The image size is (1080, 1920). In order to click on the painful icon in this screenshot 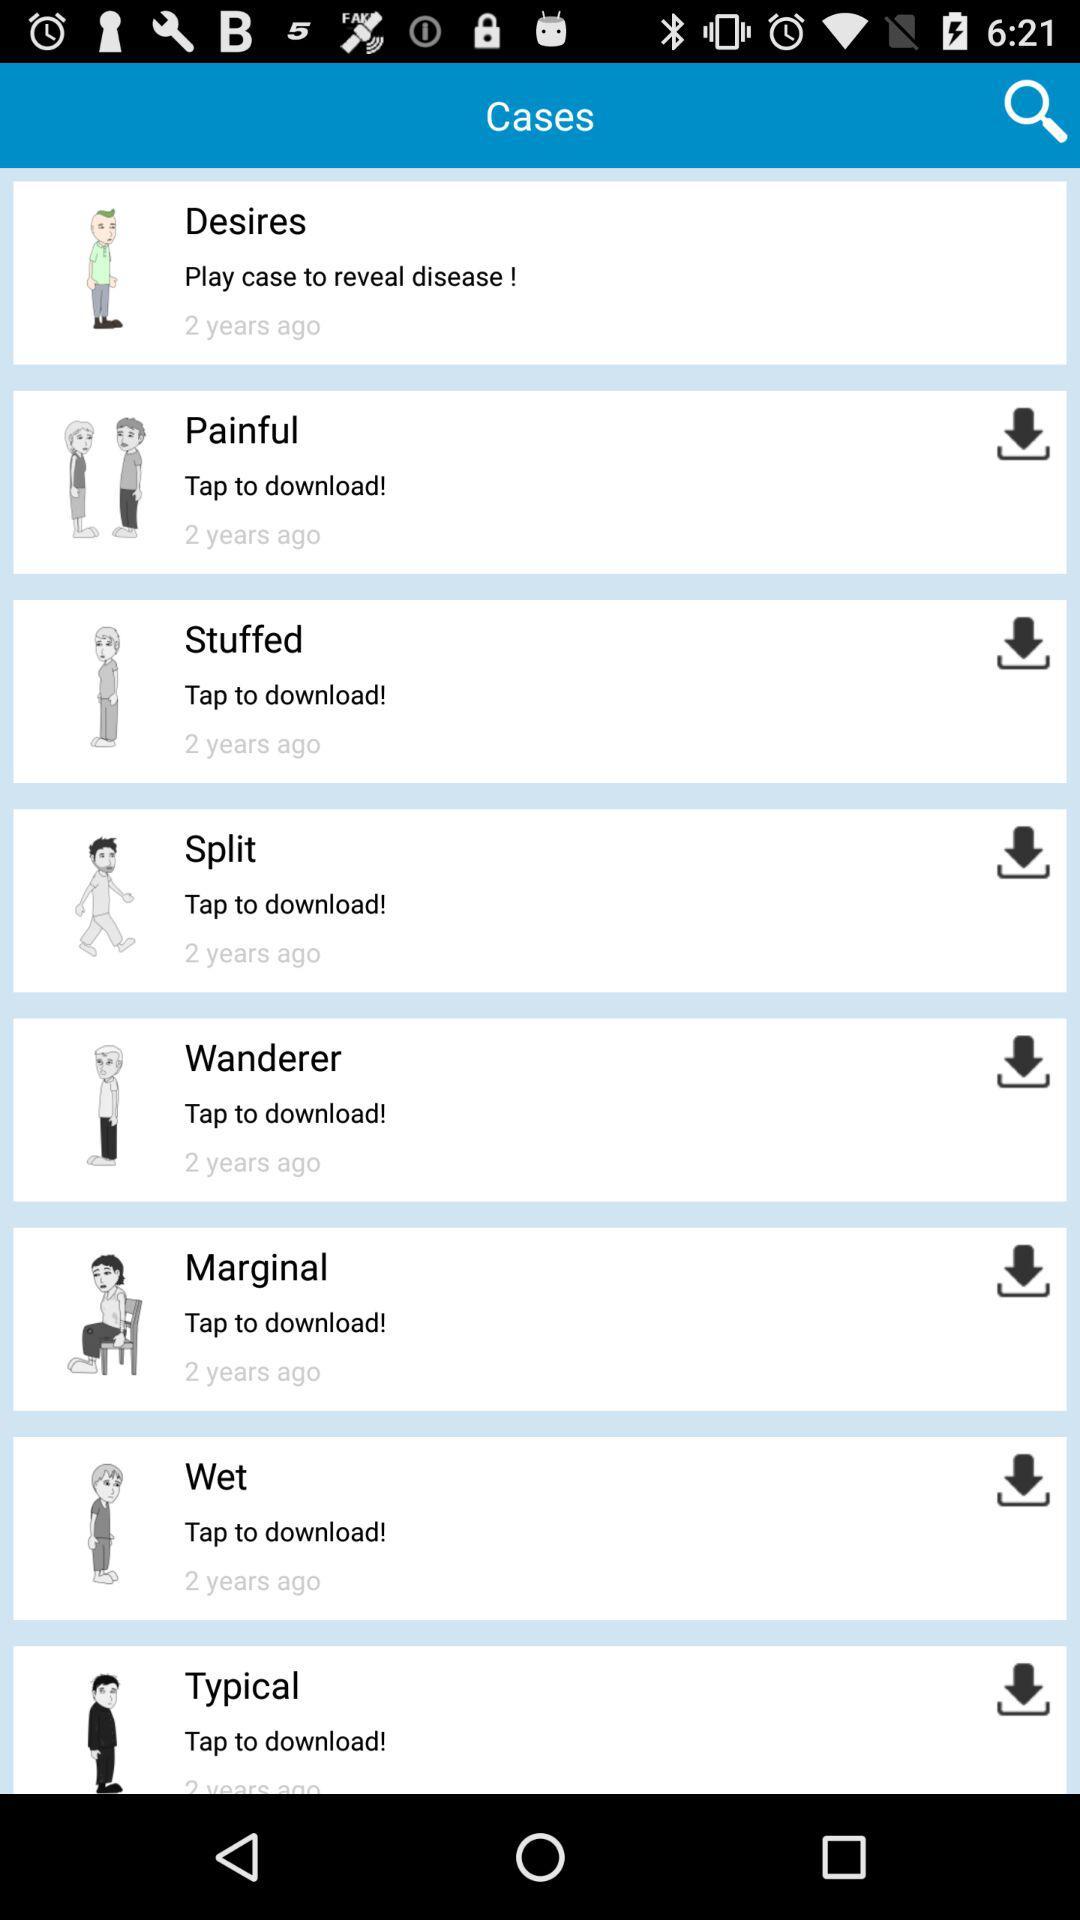, I will do `click(240, 427)`.